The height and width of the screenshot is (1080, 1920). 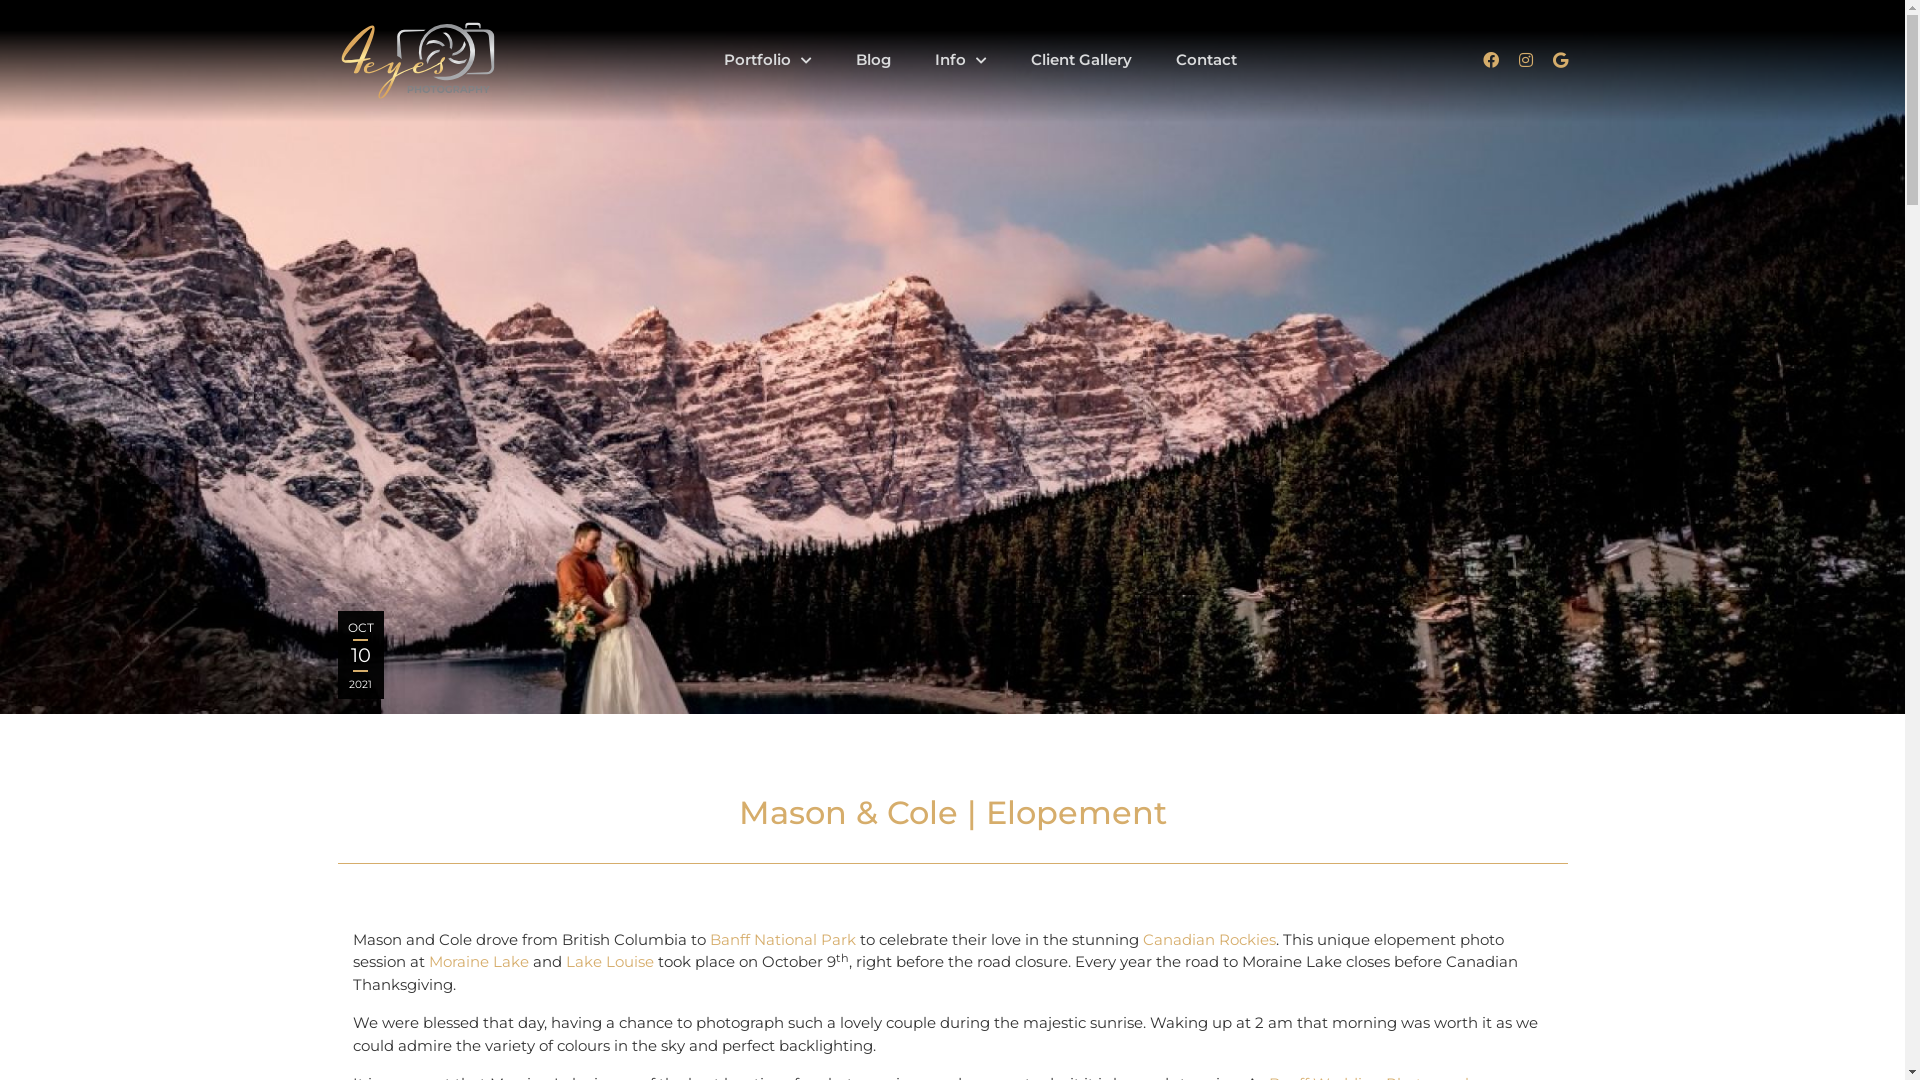 What do you see at coordinates (1524, 59) in the screenshot?
I see `'Instagram'` at bounding box center [1524, 59].